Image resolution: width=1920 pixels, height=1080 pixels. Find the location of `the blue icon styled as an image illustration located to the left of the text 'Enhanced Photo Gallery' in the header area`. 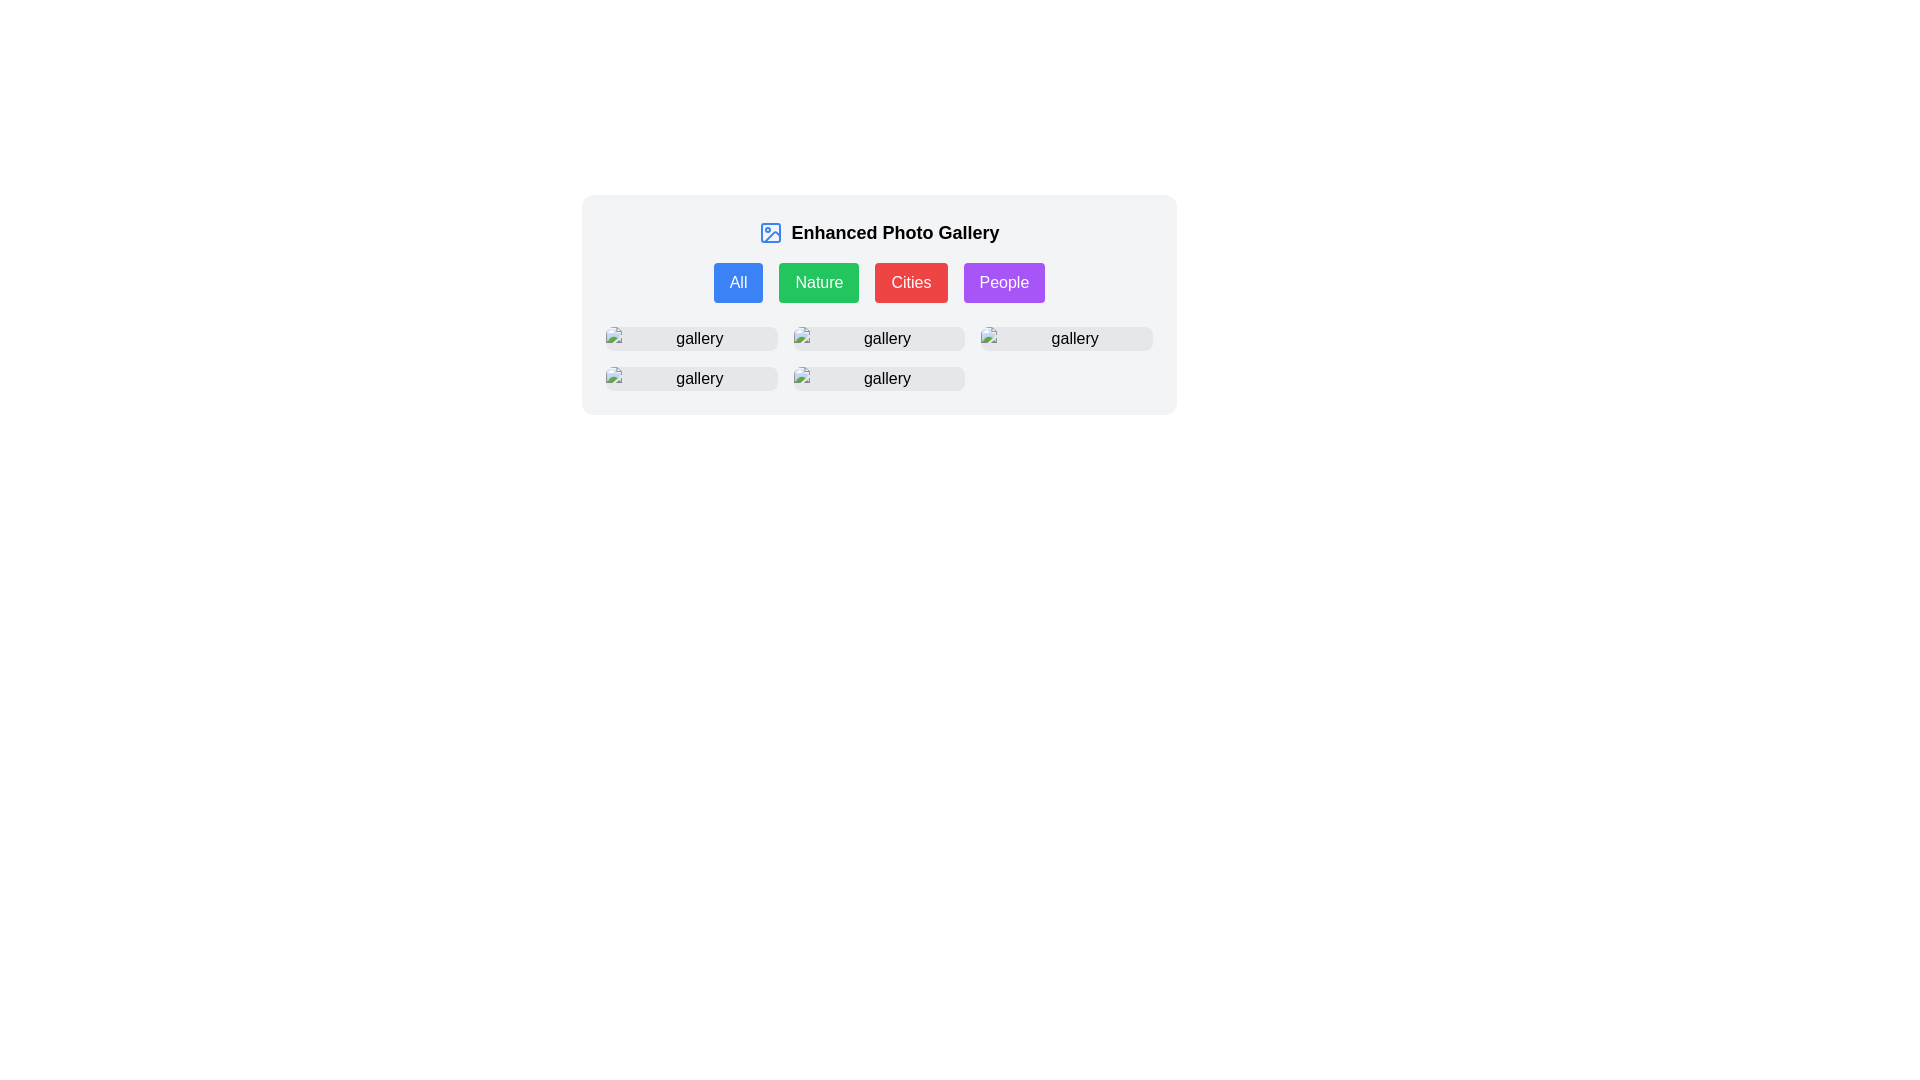

the blue icon styled as an image illustration located to the left of the text 'Enhanced Photo Gallery' in the header area is located at coordinates (770, 231).